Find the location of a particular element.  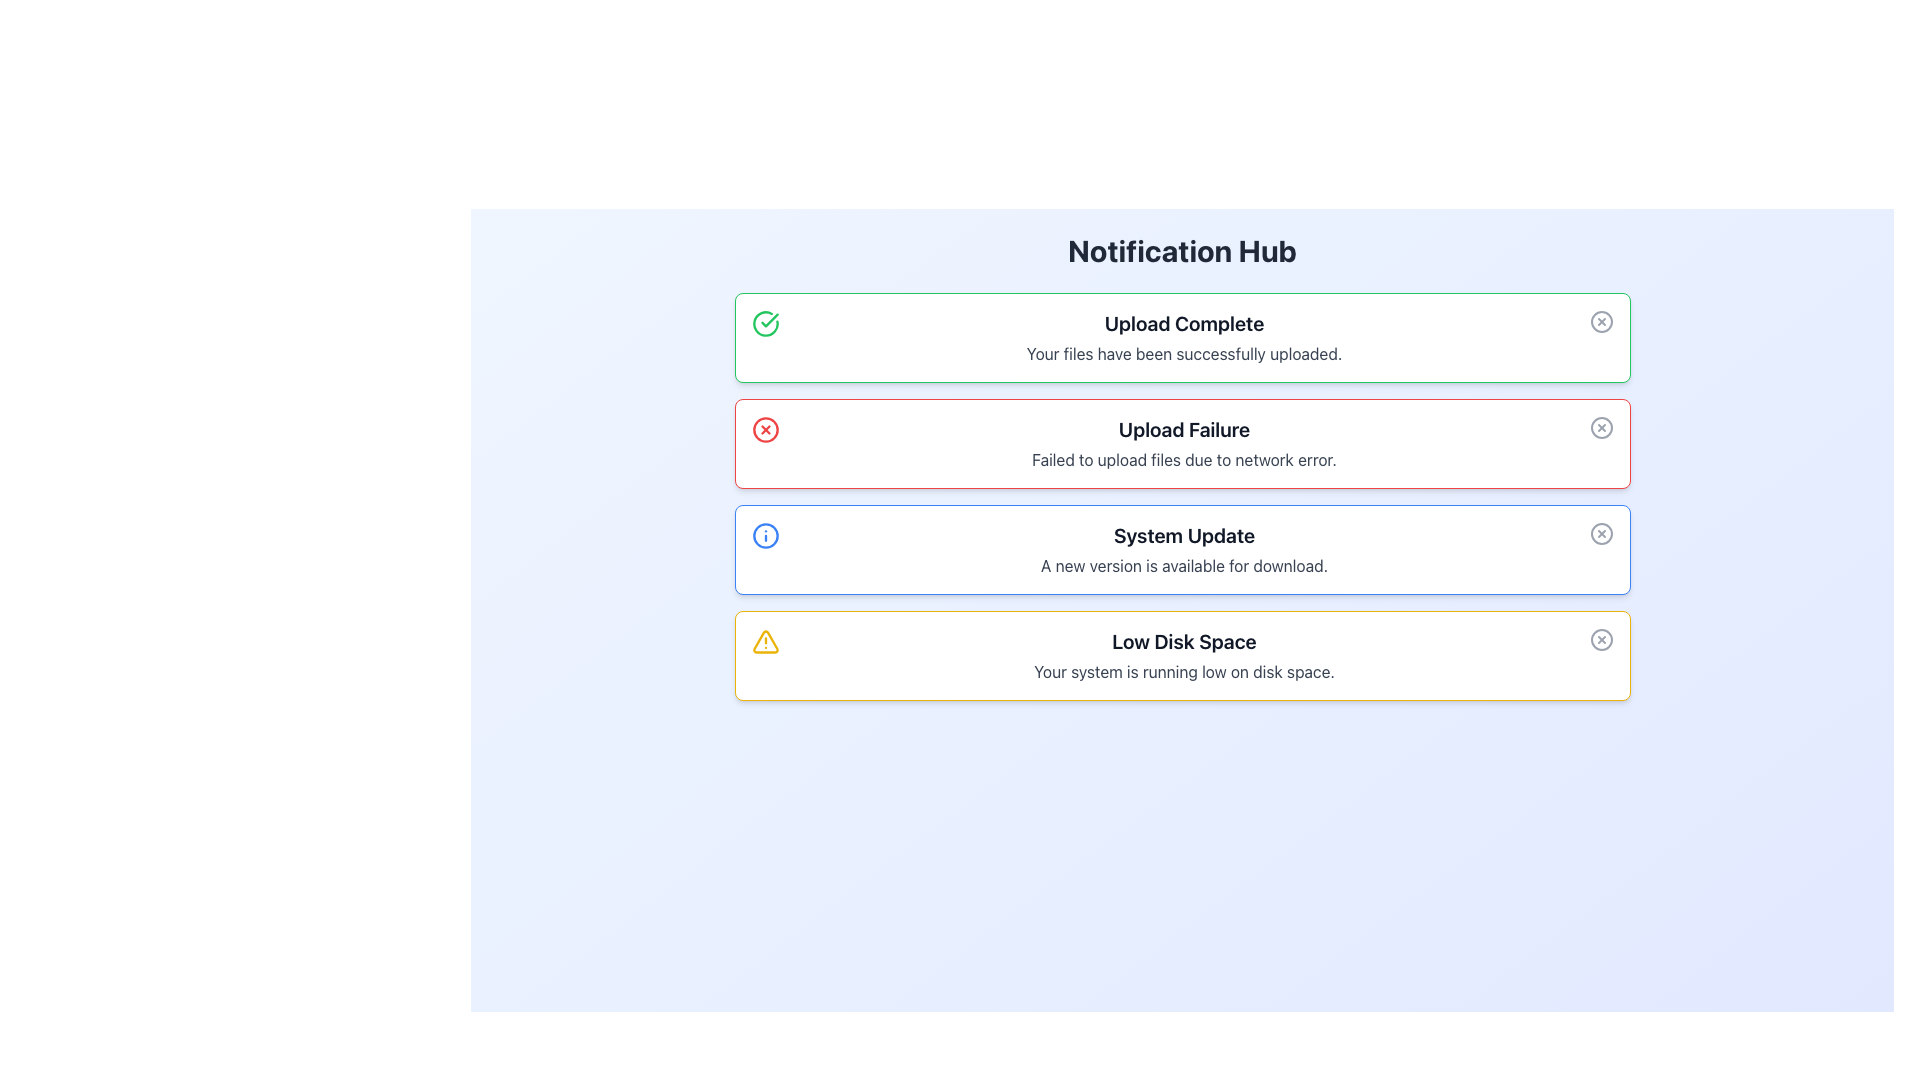

the decorative circle at the center of the blue system update icon in the third notification row of the vertical list is located at coordinates (764, 535).